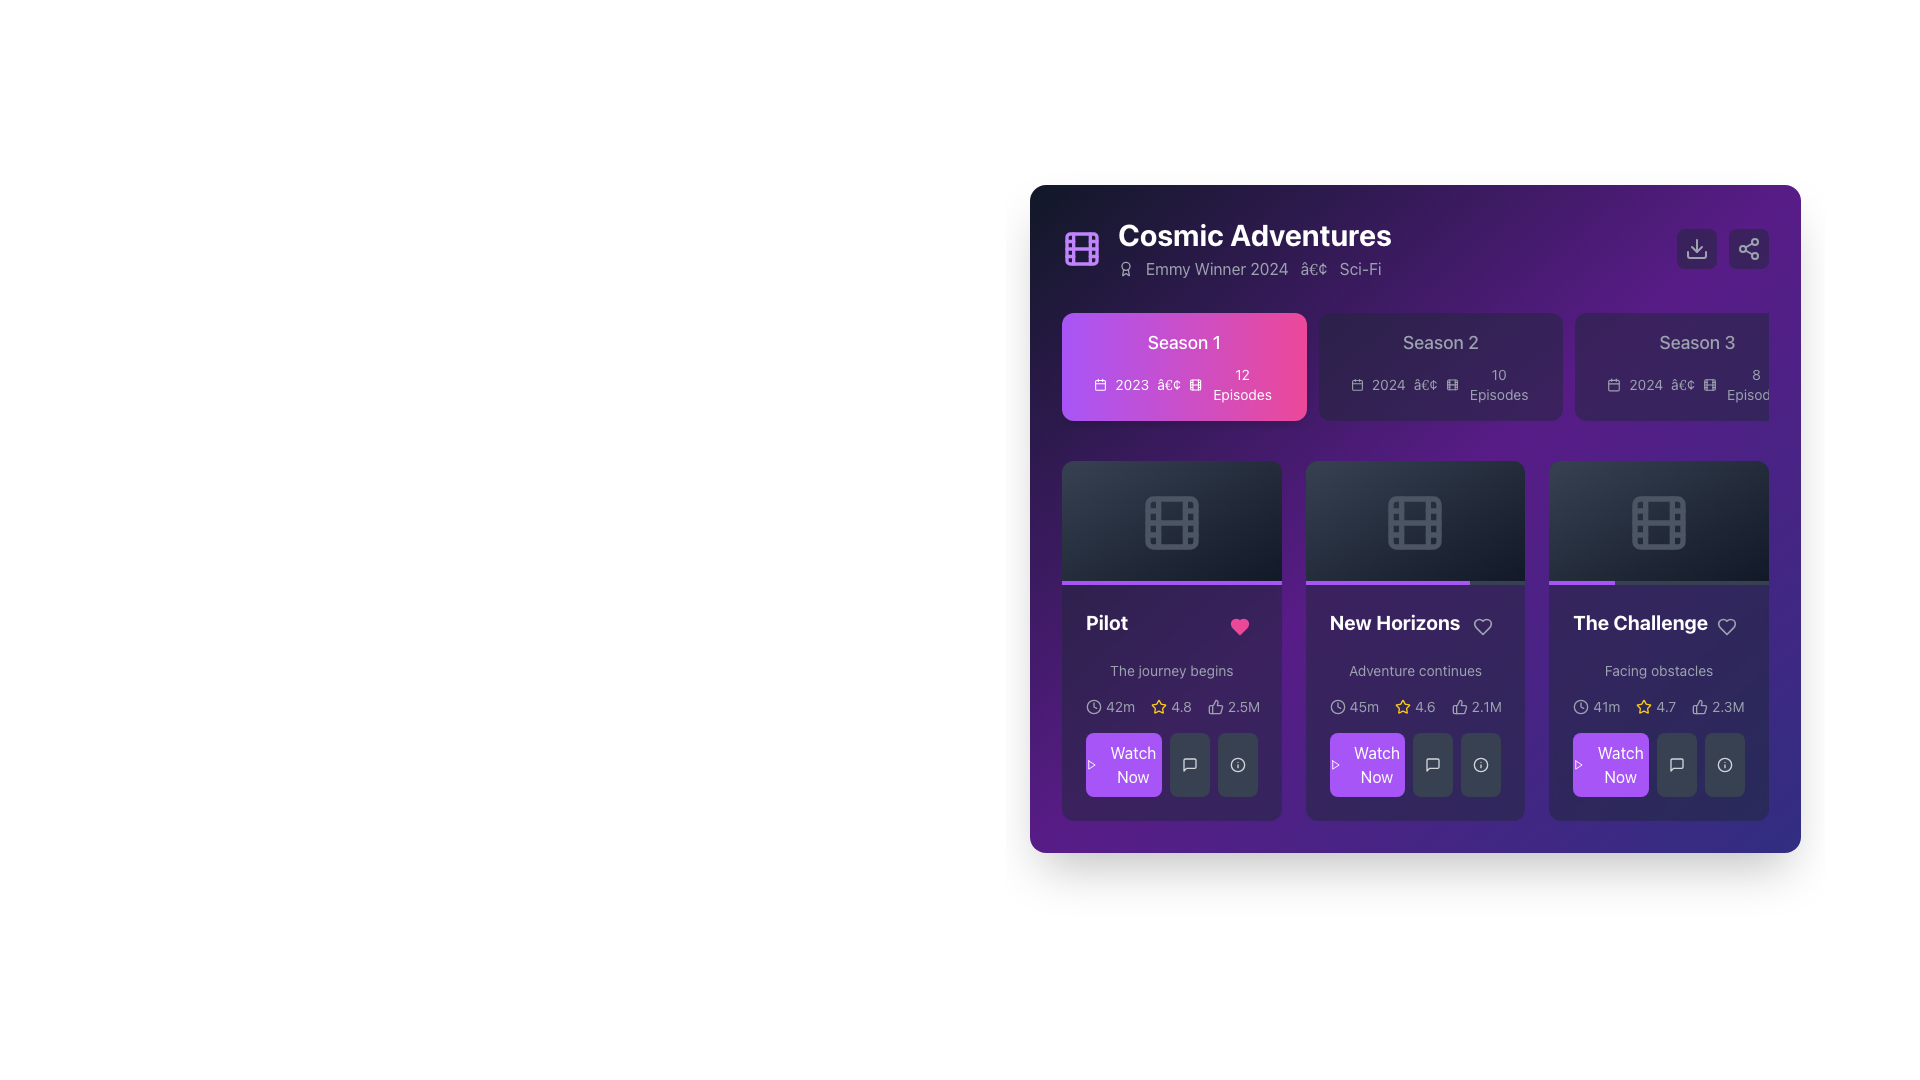 This screenshot has width=1920, height=1080. I want to click on the heart icon representing the 'like' action within the 'Pilot' card, so click(1483, 625).